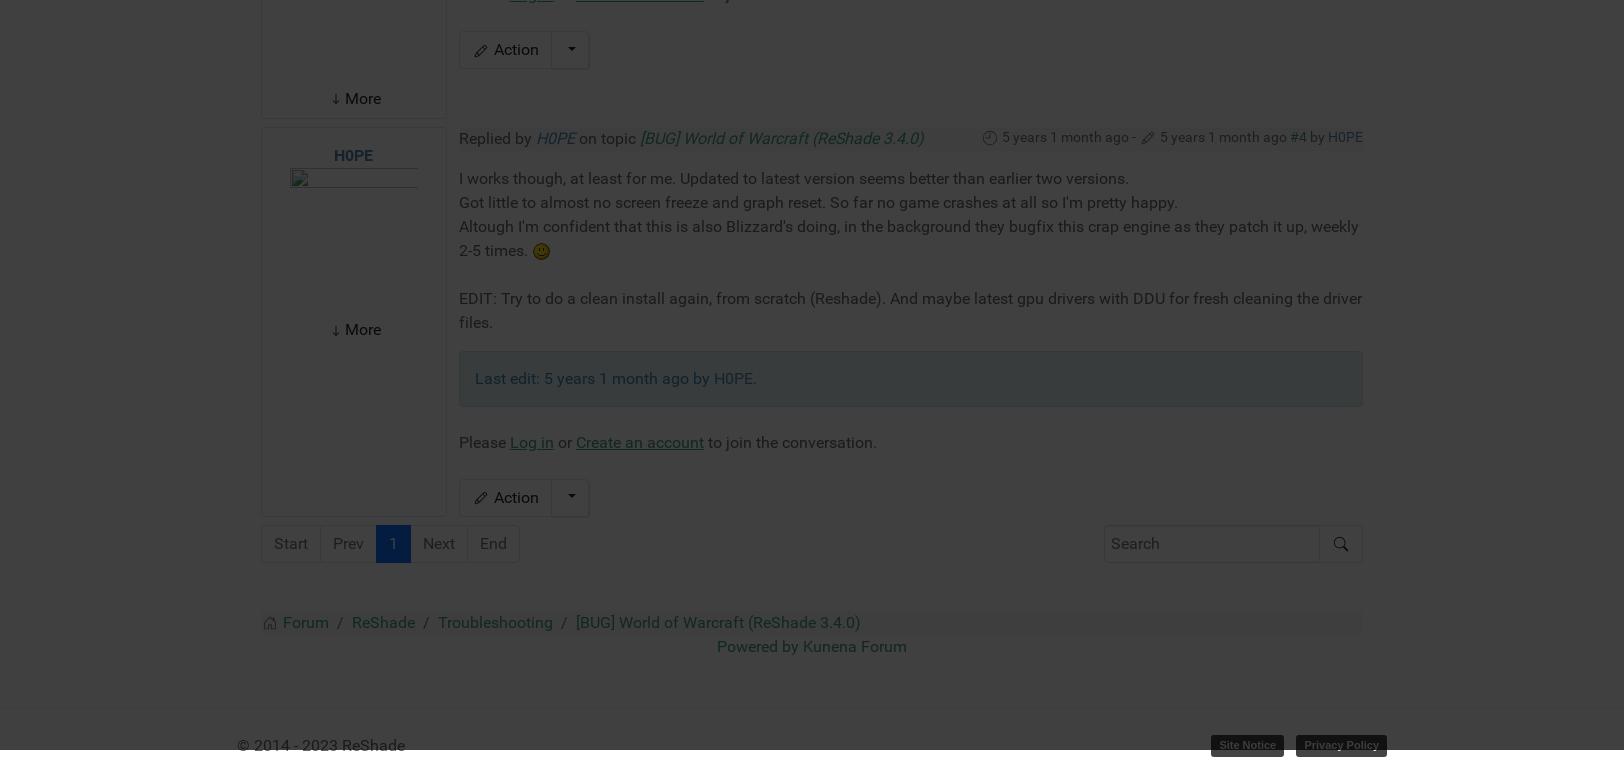 The width and height of the screenshot is (1624, 783). Describe the element at coordinates (855, 329) in the screenshot. I see `'Kunena Forum'` at that location.